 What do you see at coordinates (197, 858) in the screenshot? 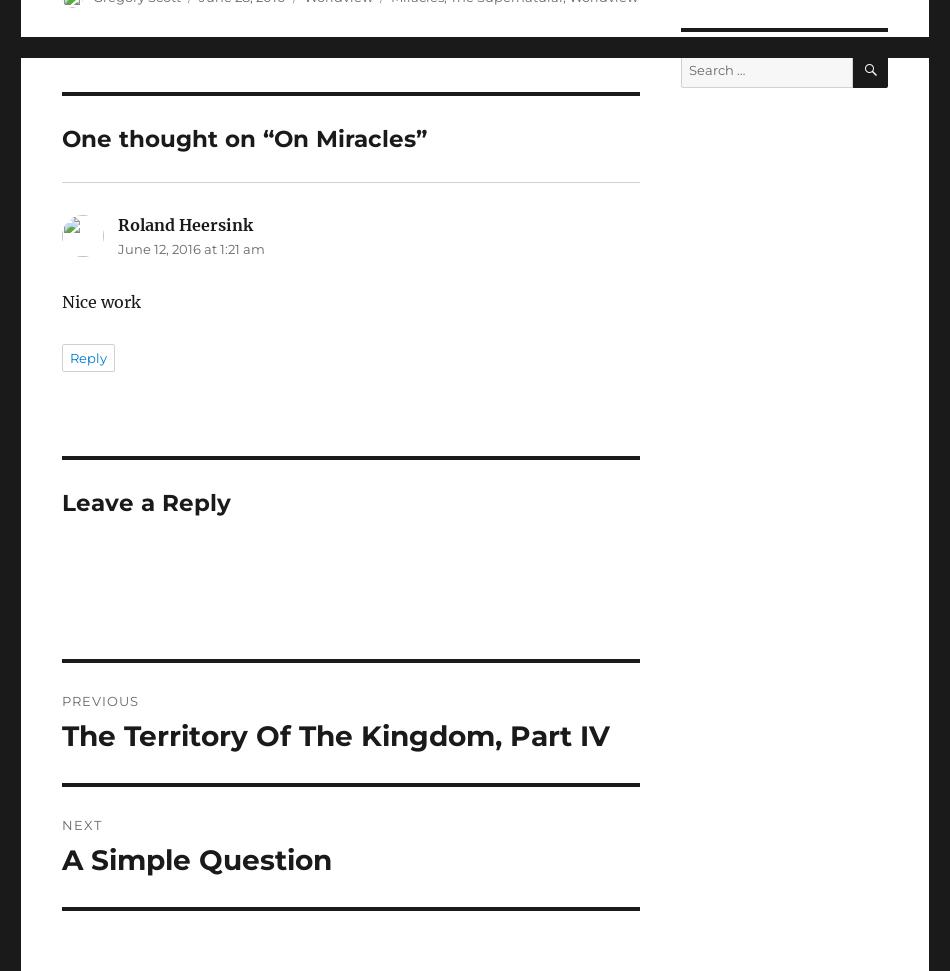
I see `'A Simple Question'` at bounding box center [197, 858].